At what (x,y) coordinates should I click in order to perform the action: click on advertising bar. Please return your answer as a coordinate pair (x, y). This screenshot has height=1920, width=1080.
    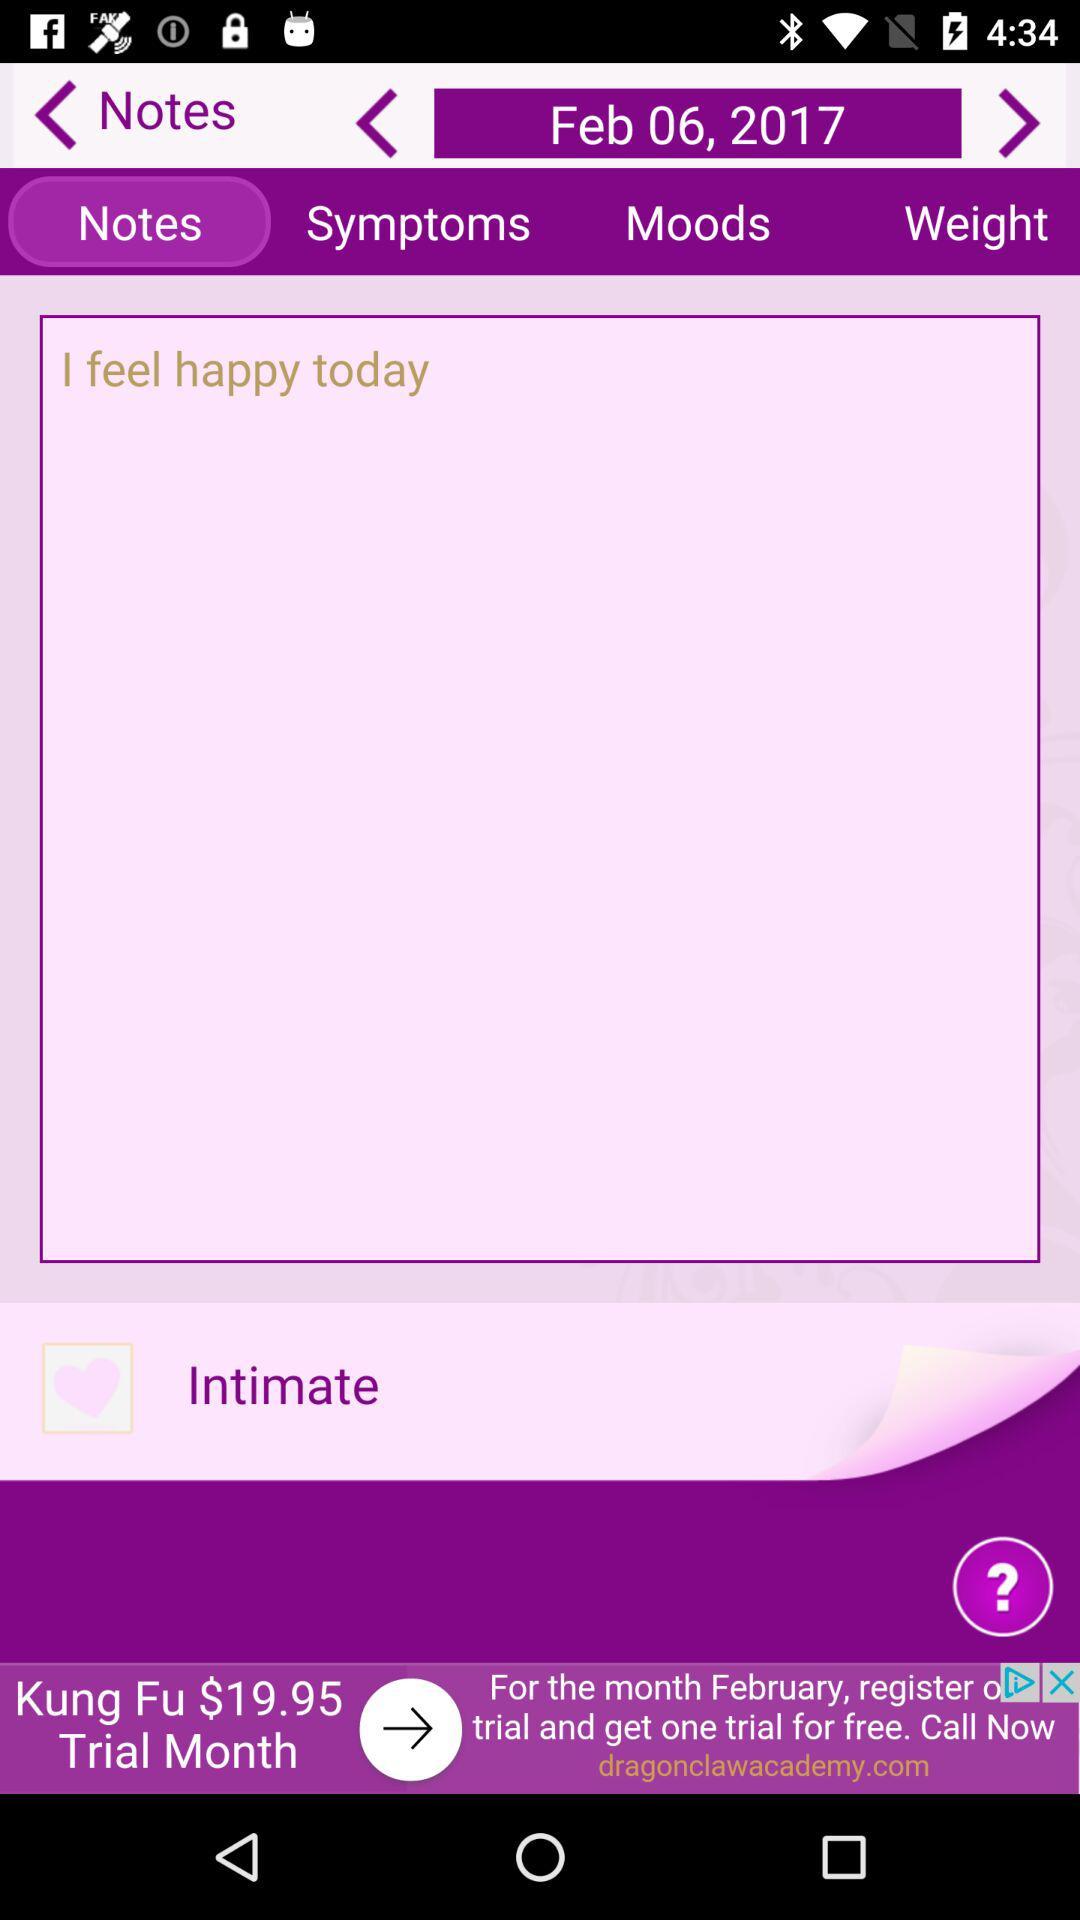
    Looking at the image, I should click on (540, 1727).